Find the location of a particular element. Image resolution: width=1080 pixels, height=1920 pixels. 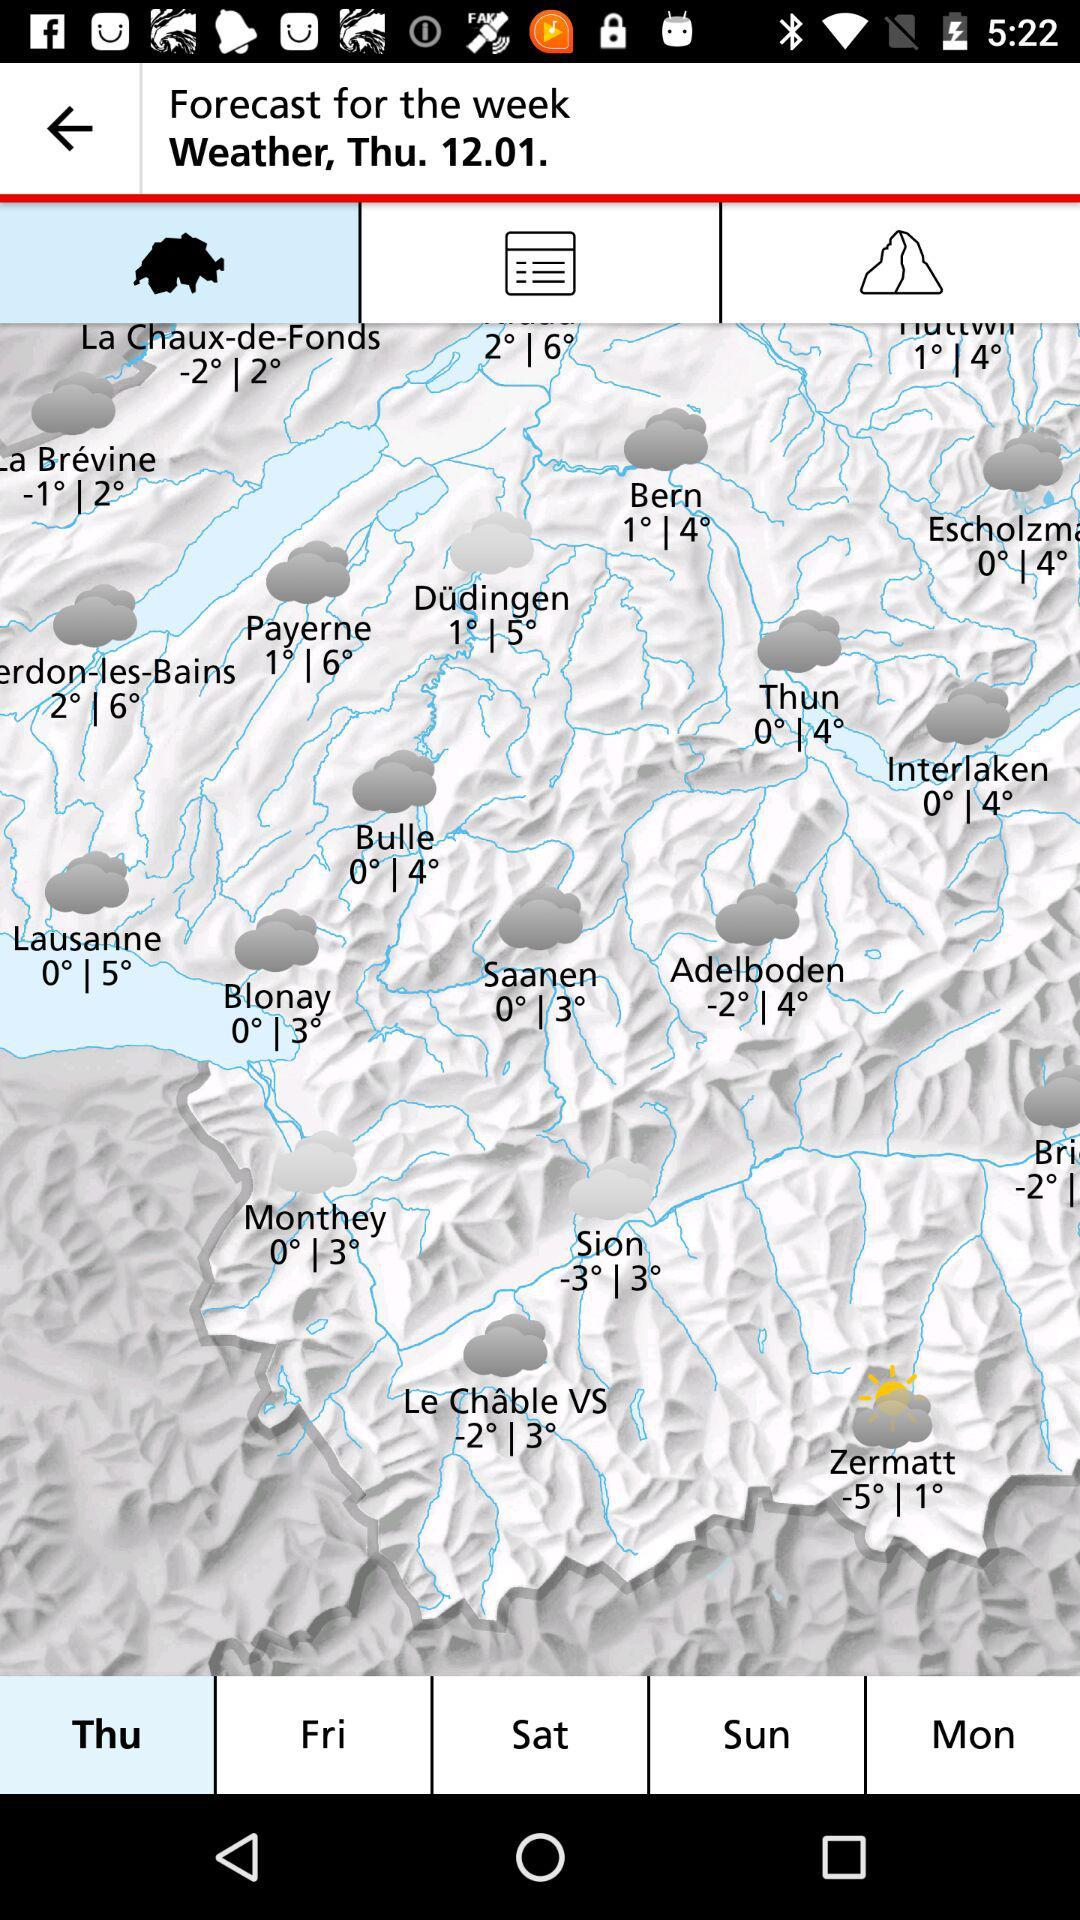

the swap icon is located at coordinates (178, 261).